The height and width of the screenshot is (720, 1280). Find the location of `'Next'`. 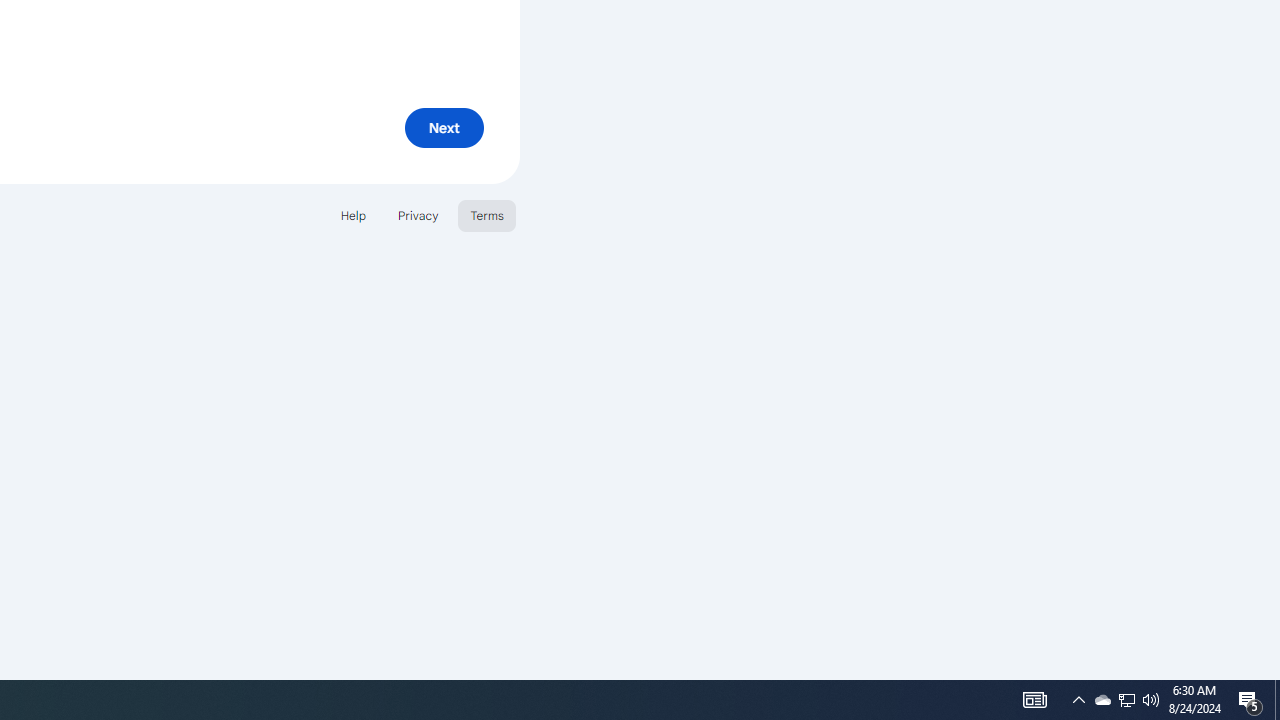

'Next' is located at coordinates (443, 127).